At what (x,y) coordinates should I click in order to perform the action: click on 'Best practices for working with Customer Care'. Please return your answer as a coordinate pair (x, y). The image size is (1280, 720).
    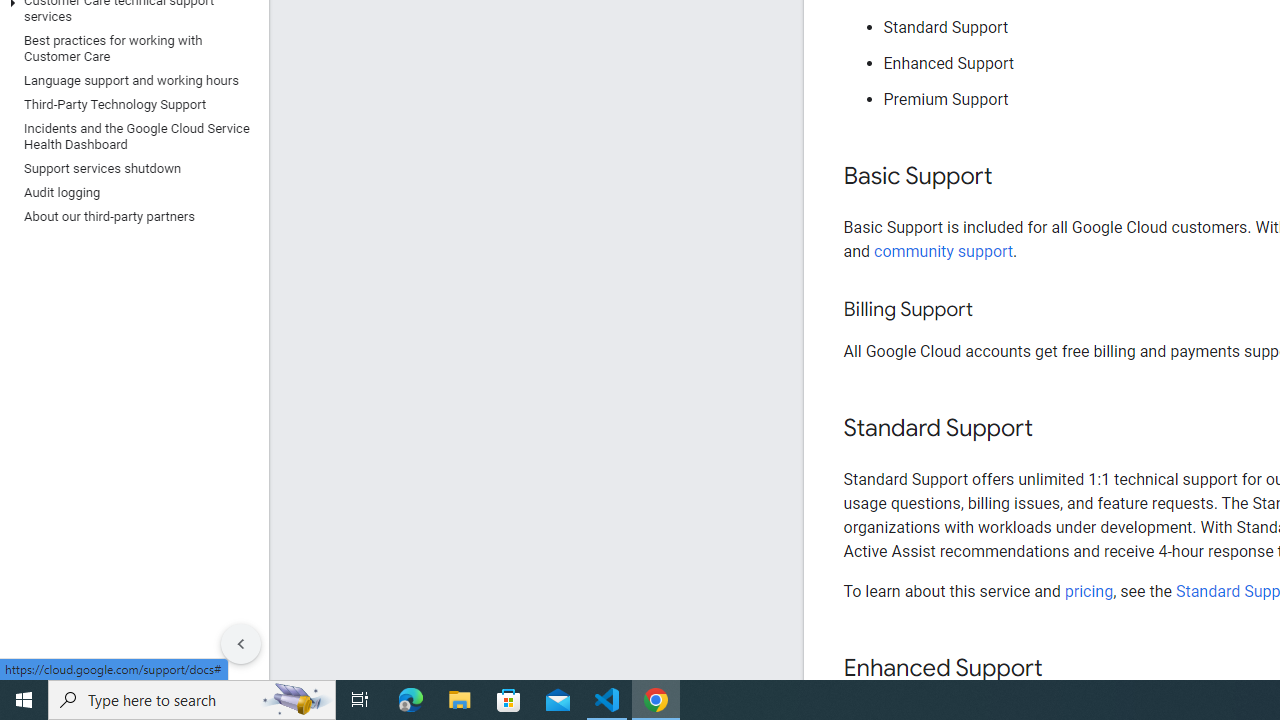
    Looking at the image, I should click on (129, 47).